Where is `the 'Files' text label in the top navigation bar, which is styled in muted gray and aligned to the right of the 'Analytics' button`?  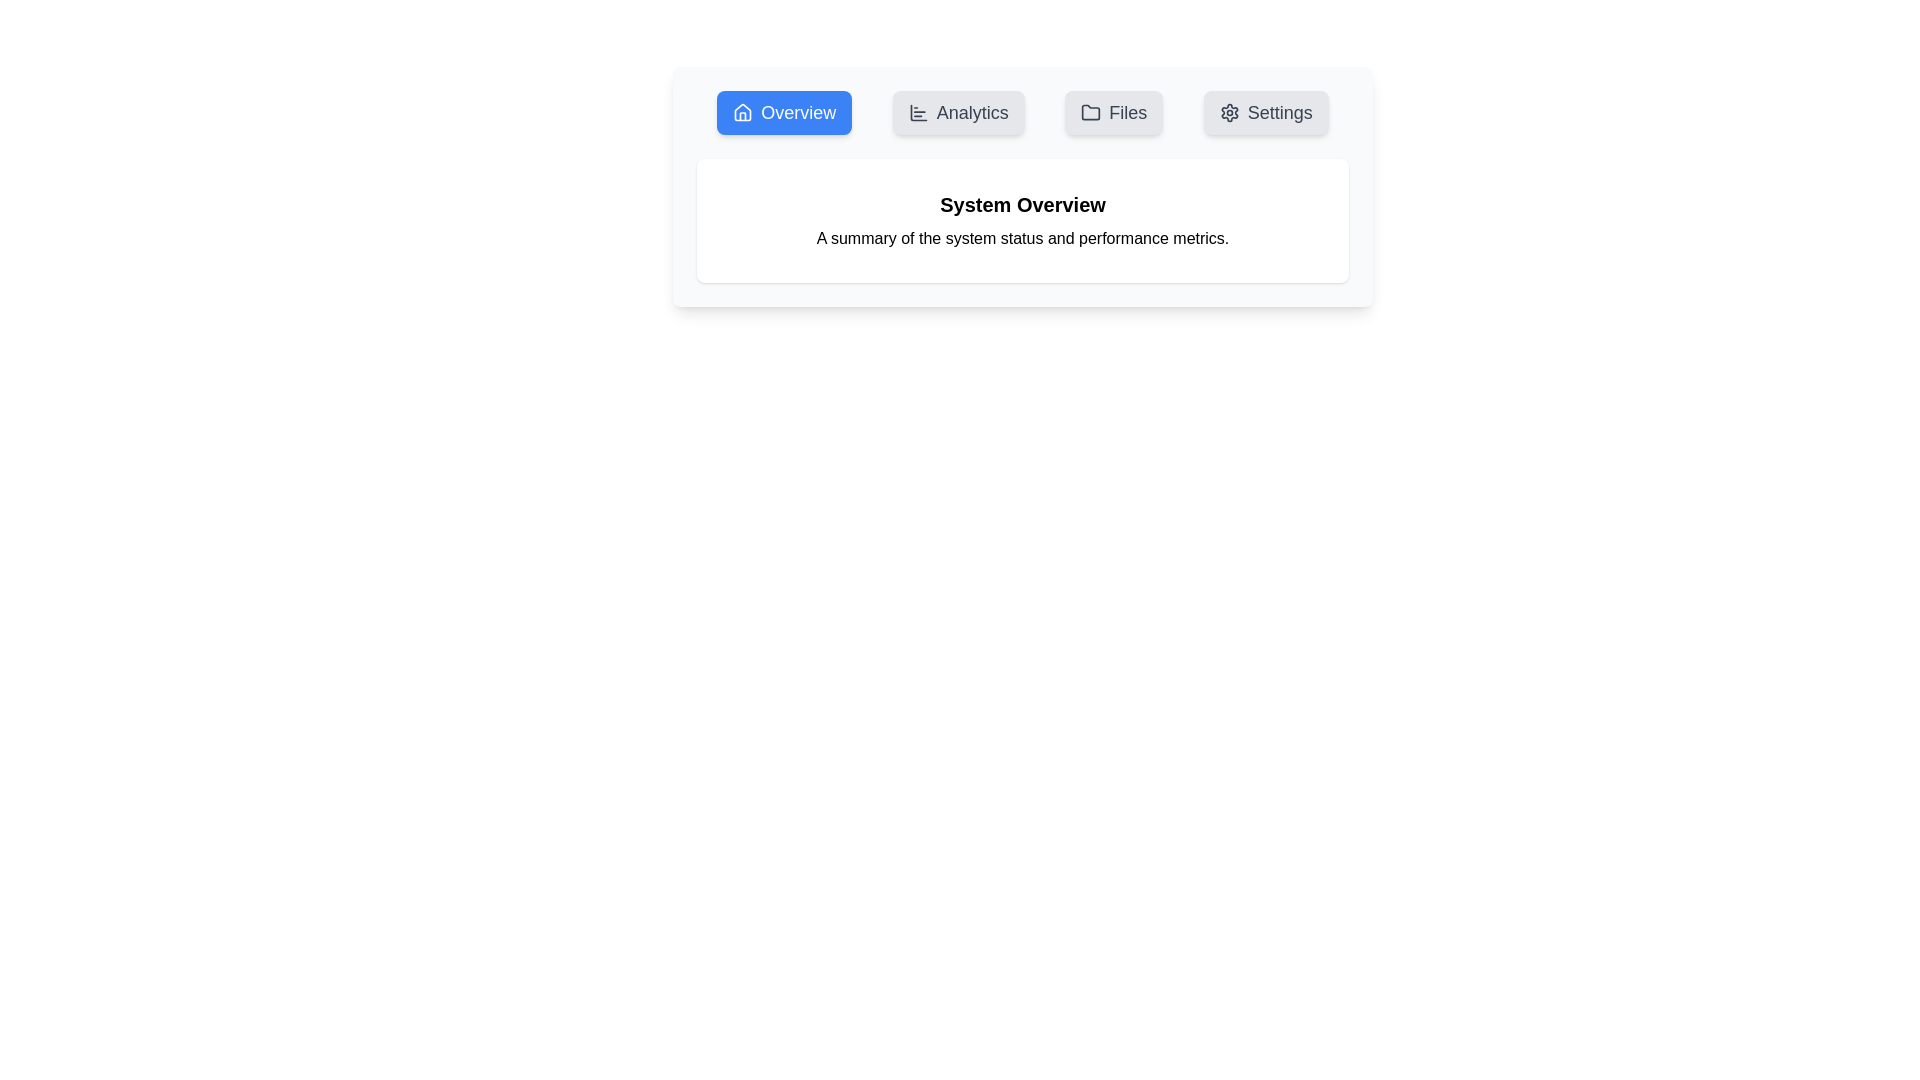
the 'Files' text label in the top navigation bar, which is styled in muted gray and aligned to the right of the 'Analytics' button is located at coordinates (1128, 112).